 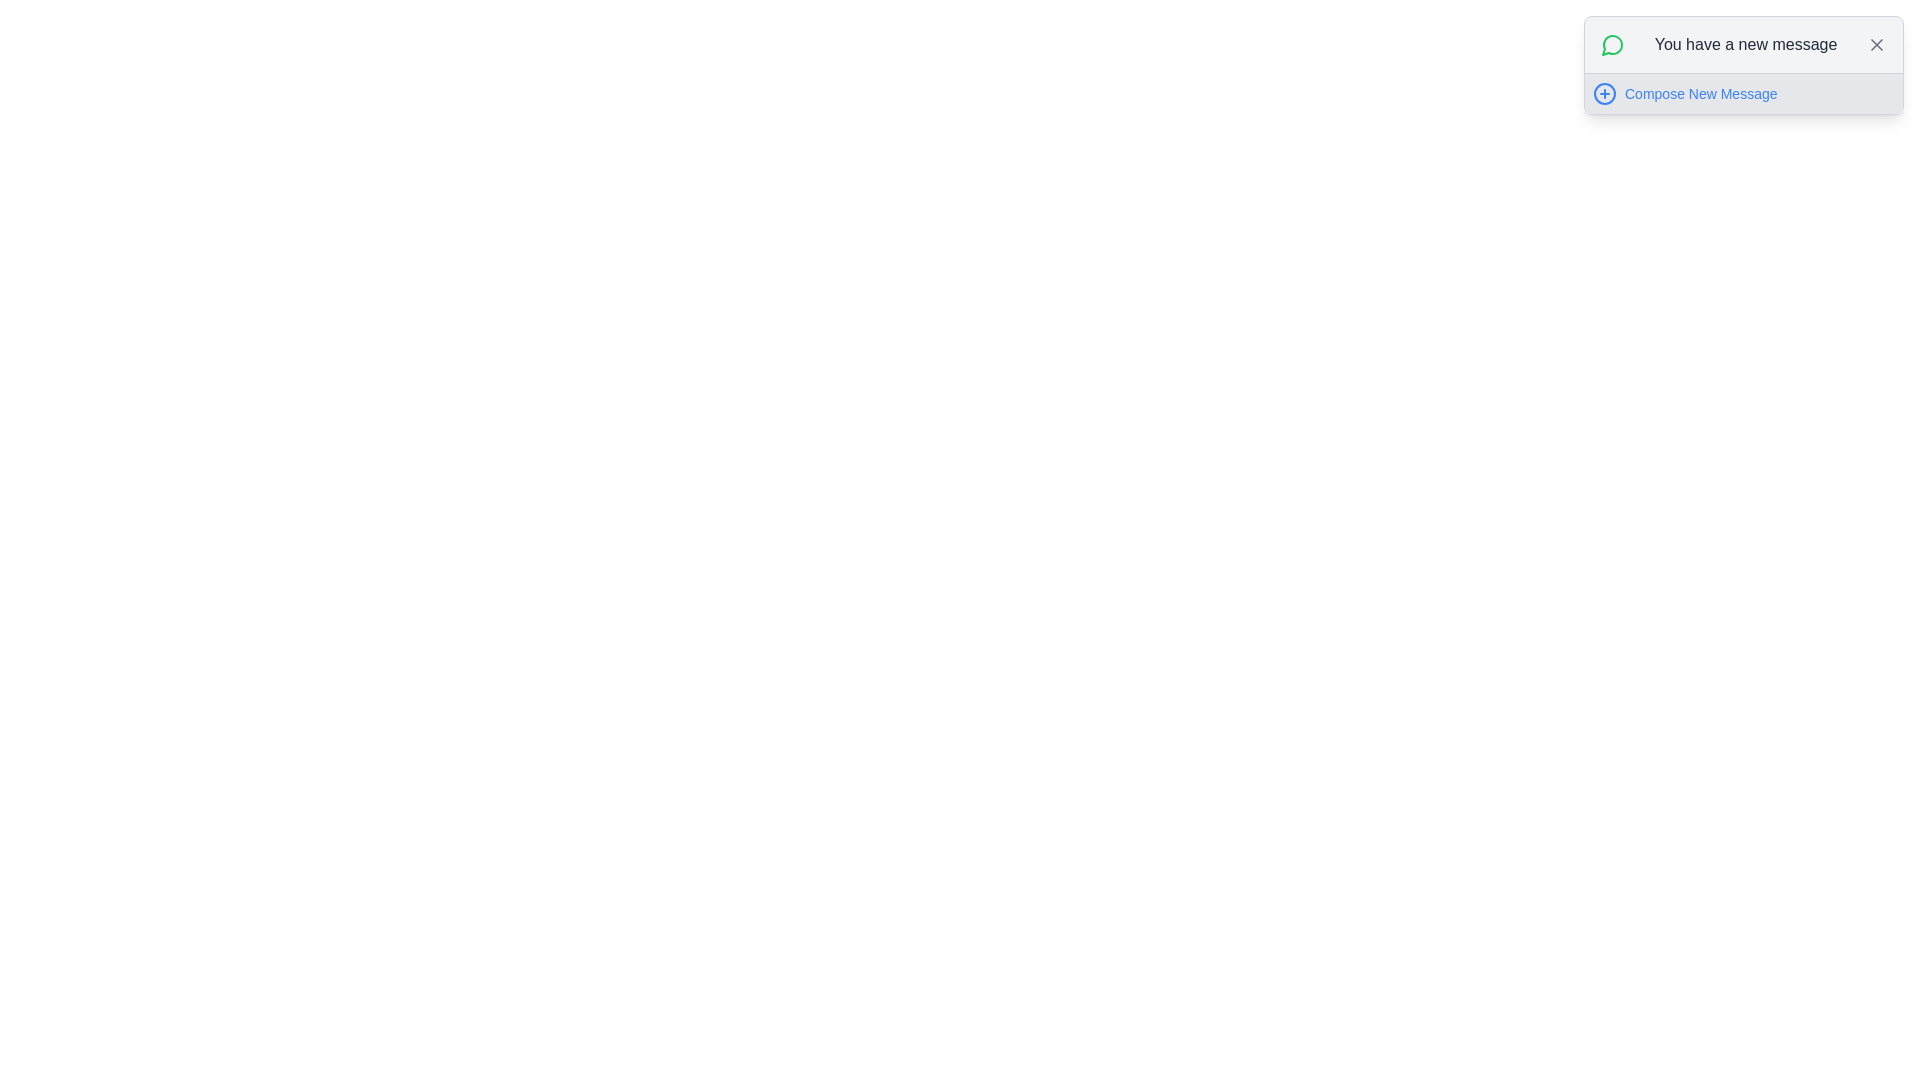 What do you see at coordinates (1875, 45) in the screenshot?
I see `the close icon located in the top-right corner of the notification box` at bounding box center [1875, 45].